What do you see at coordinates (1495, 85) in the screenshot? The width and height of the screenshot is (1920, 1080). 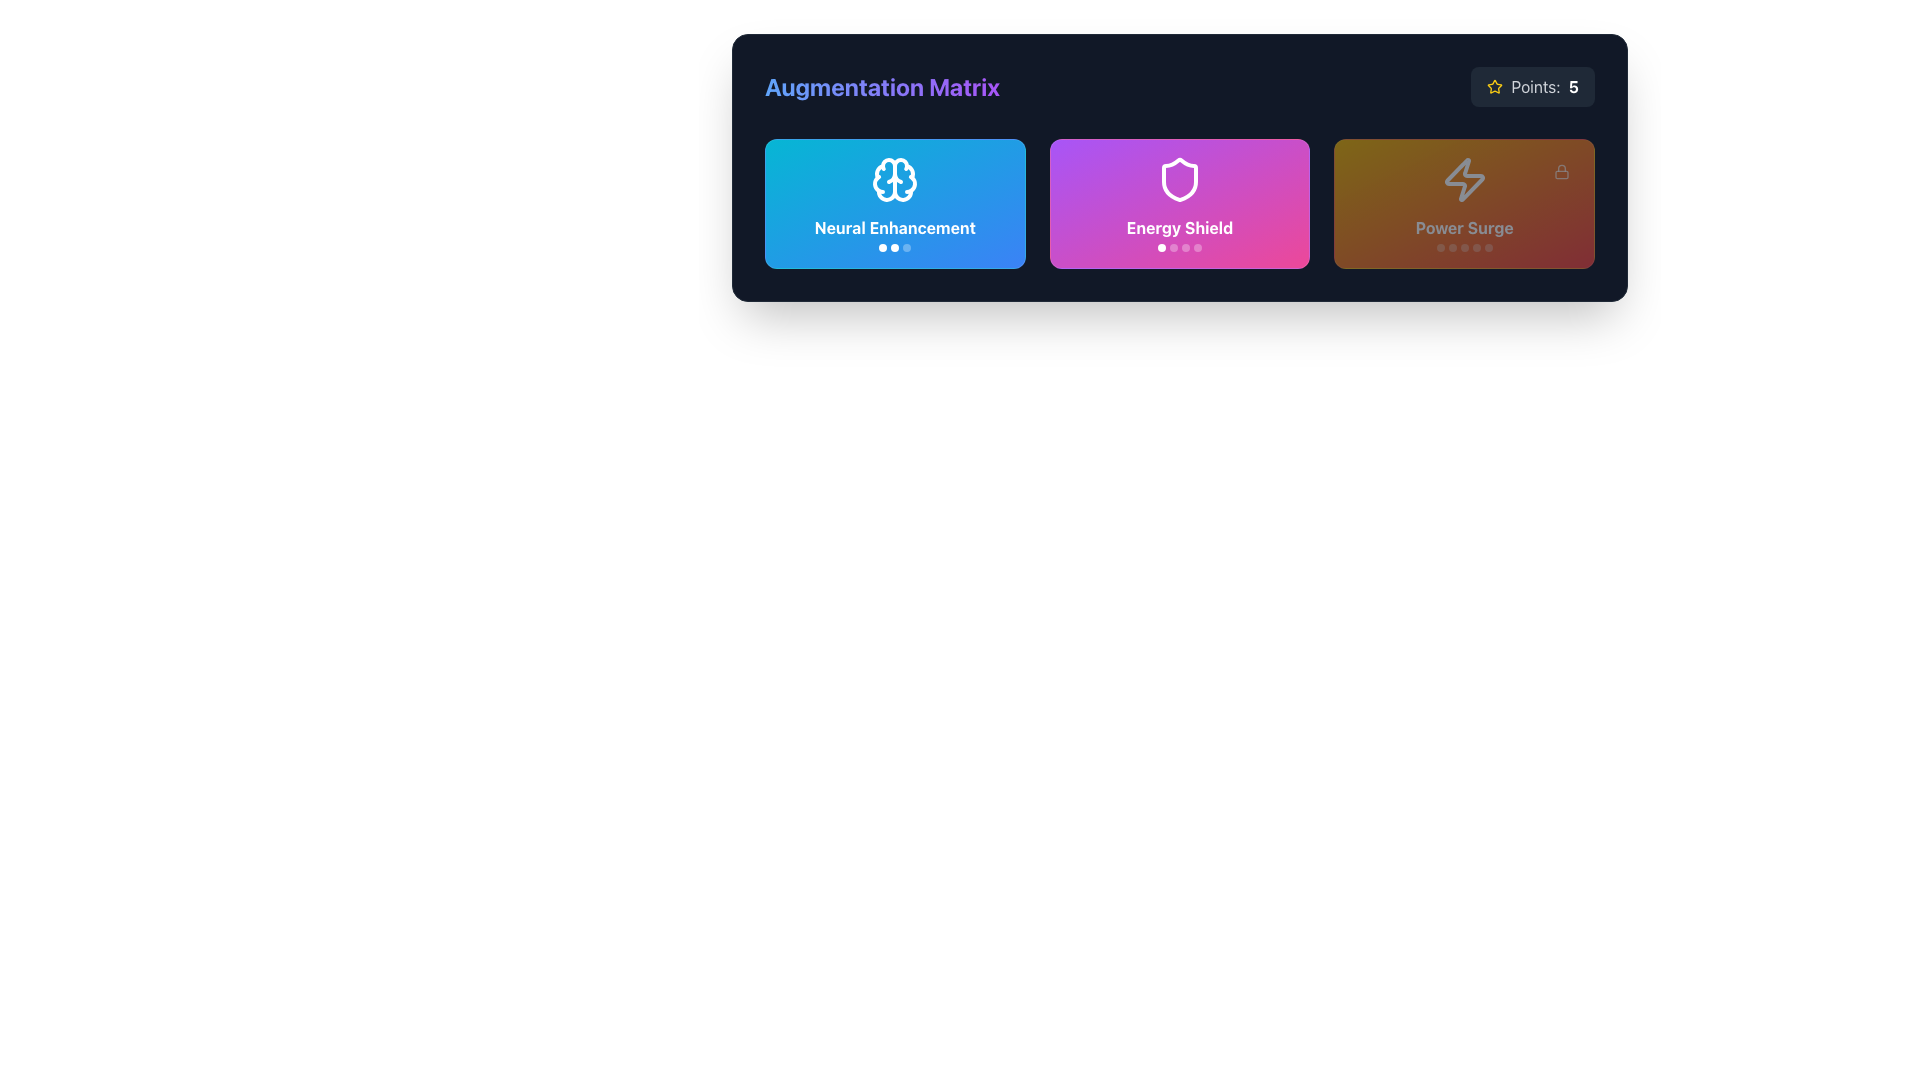 I see `the star icon with a yellow fill color located in the top-right section of the interface, near the points indicator displaying '5 Points'` at bounding box center [1495, 85].